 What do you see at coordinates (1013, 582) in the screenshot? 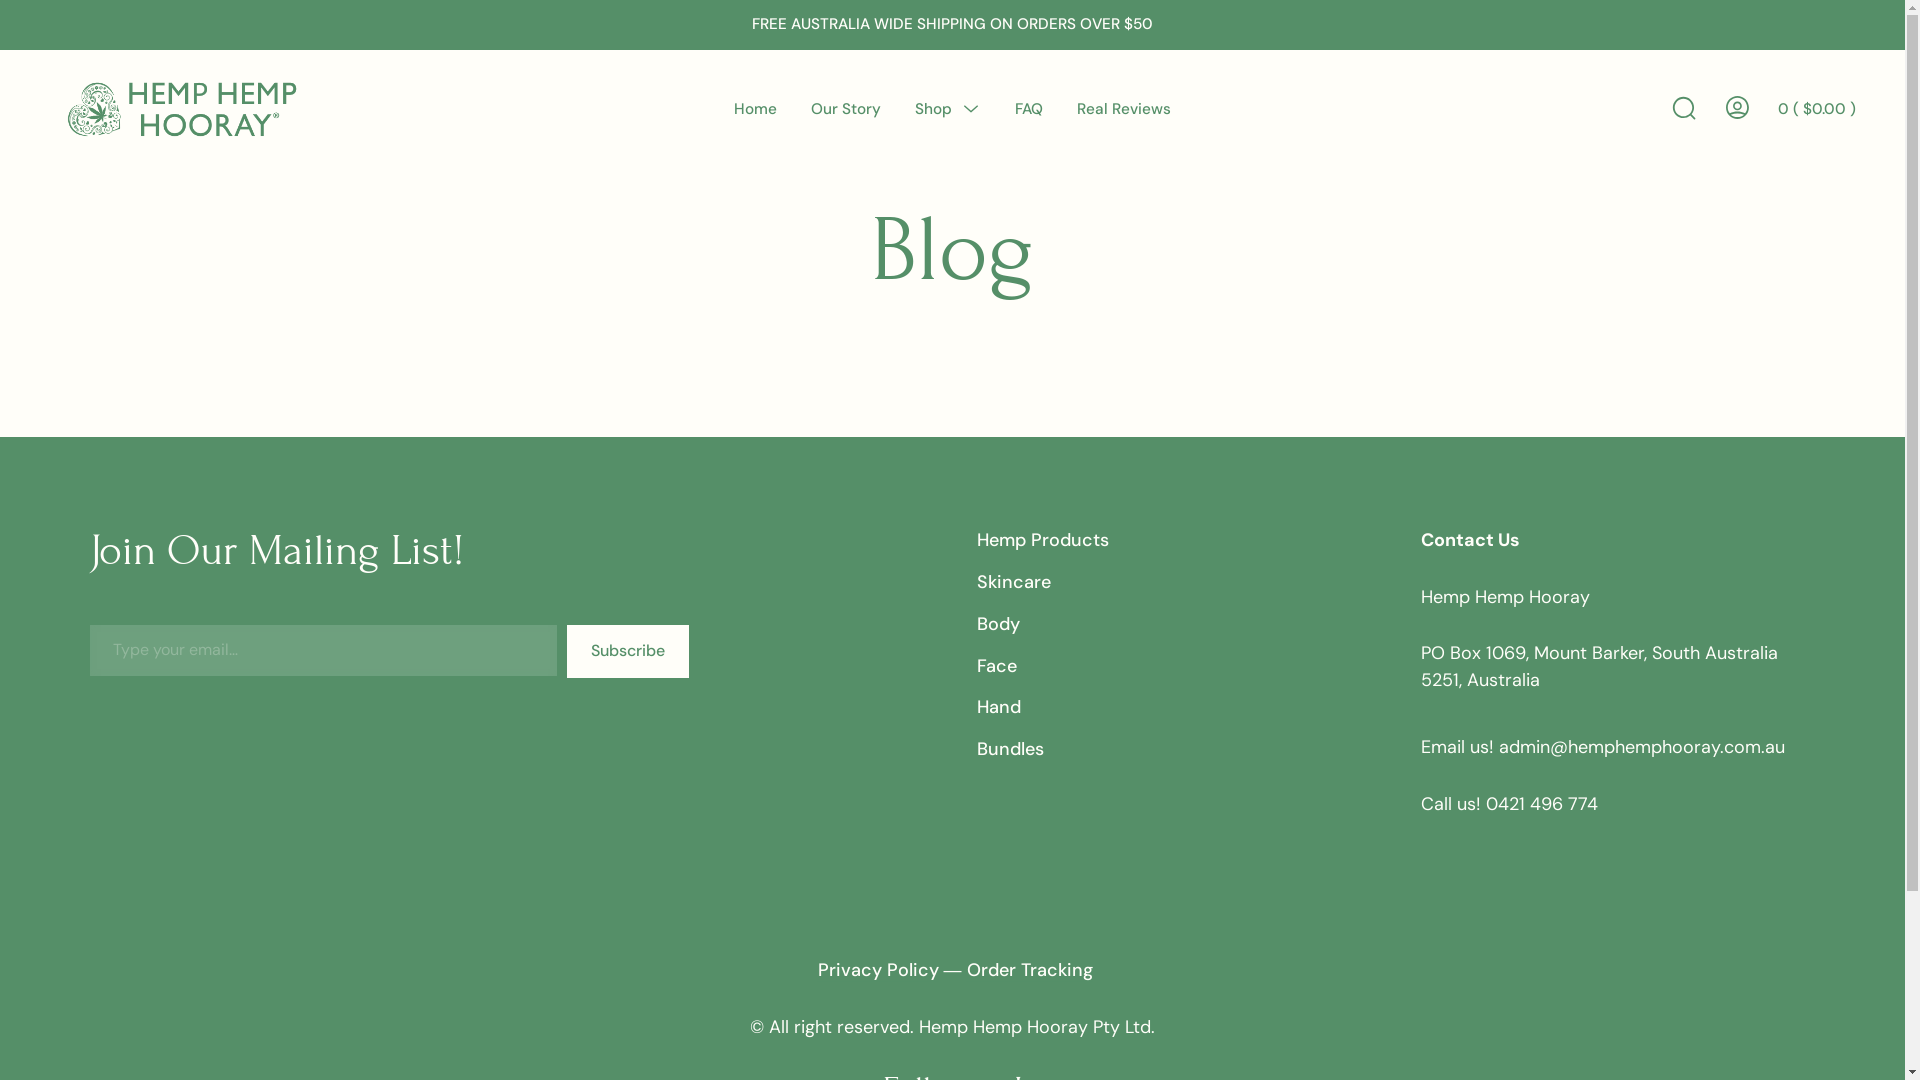
I see `'Skincare'` at bounding box center [1013, 582].